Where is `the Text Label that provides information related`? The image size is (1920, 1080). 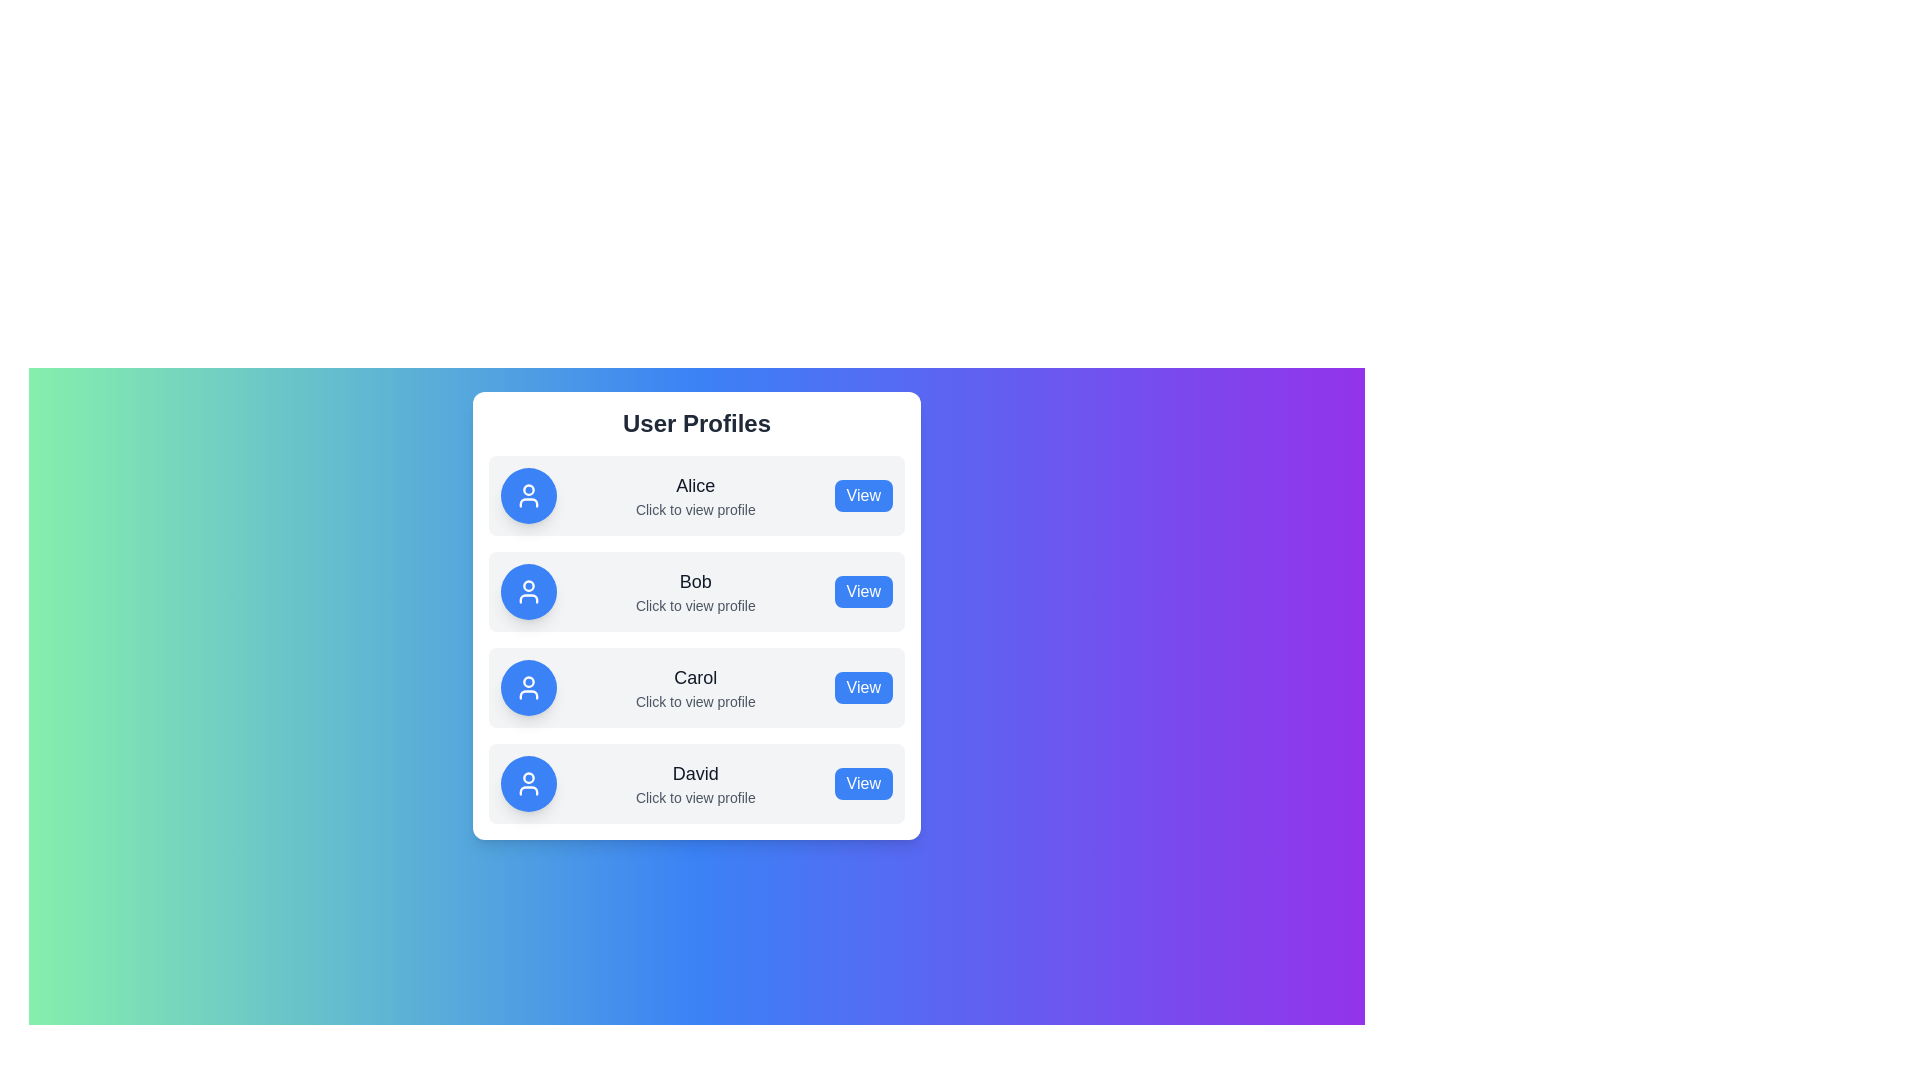
the Text Label that provides information related is located at coordinates (695, 508).